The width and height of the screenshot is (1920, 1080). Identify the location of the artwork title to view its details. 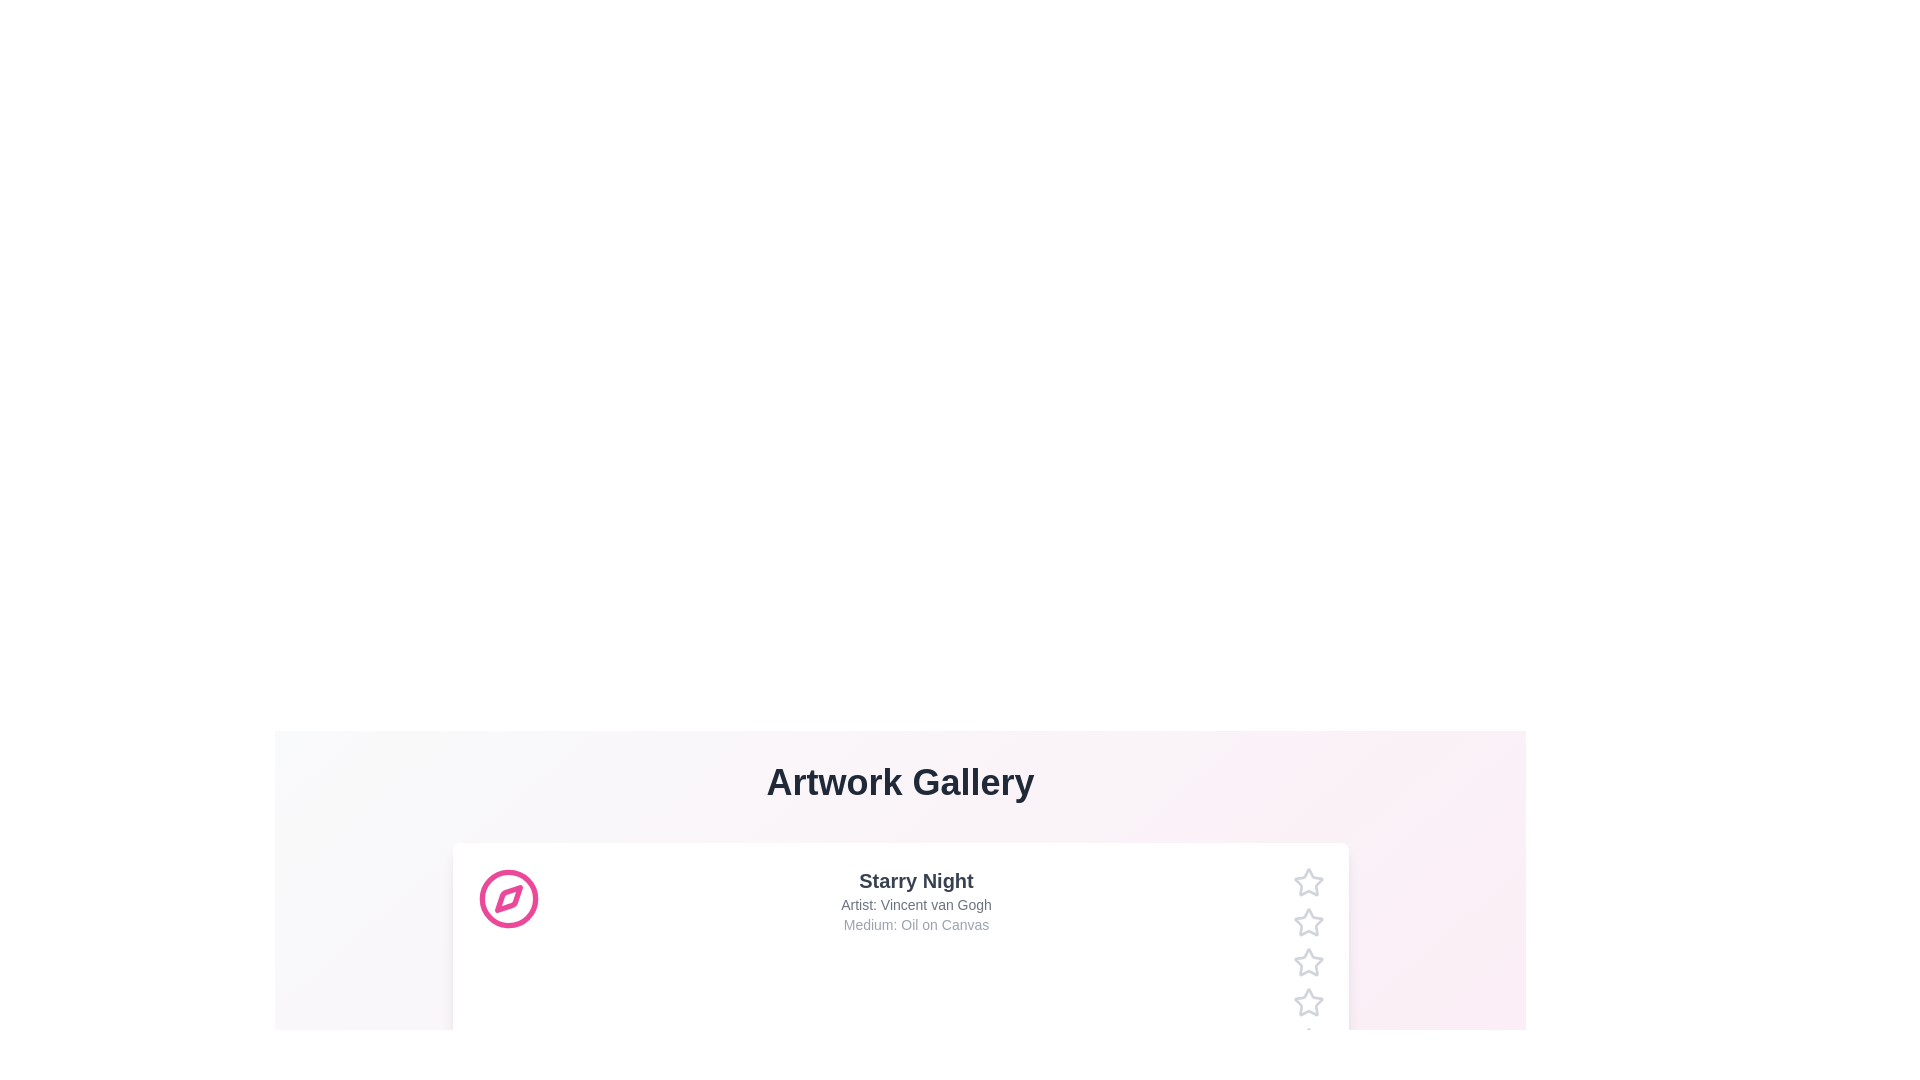
(915, 879).